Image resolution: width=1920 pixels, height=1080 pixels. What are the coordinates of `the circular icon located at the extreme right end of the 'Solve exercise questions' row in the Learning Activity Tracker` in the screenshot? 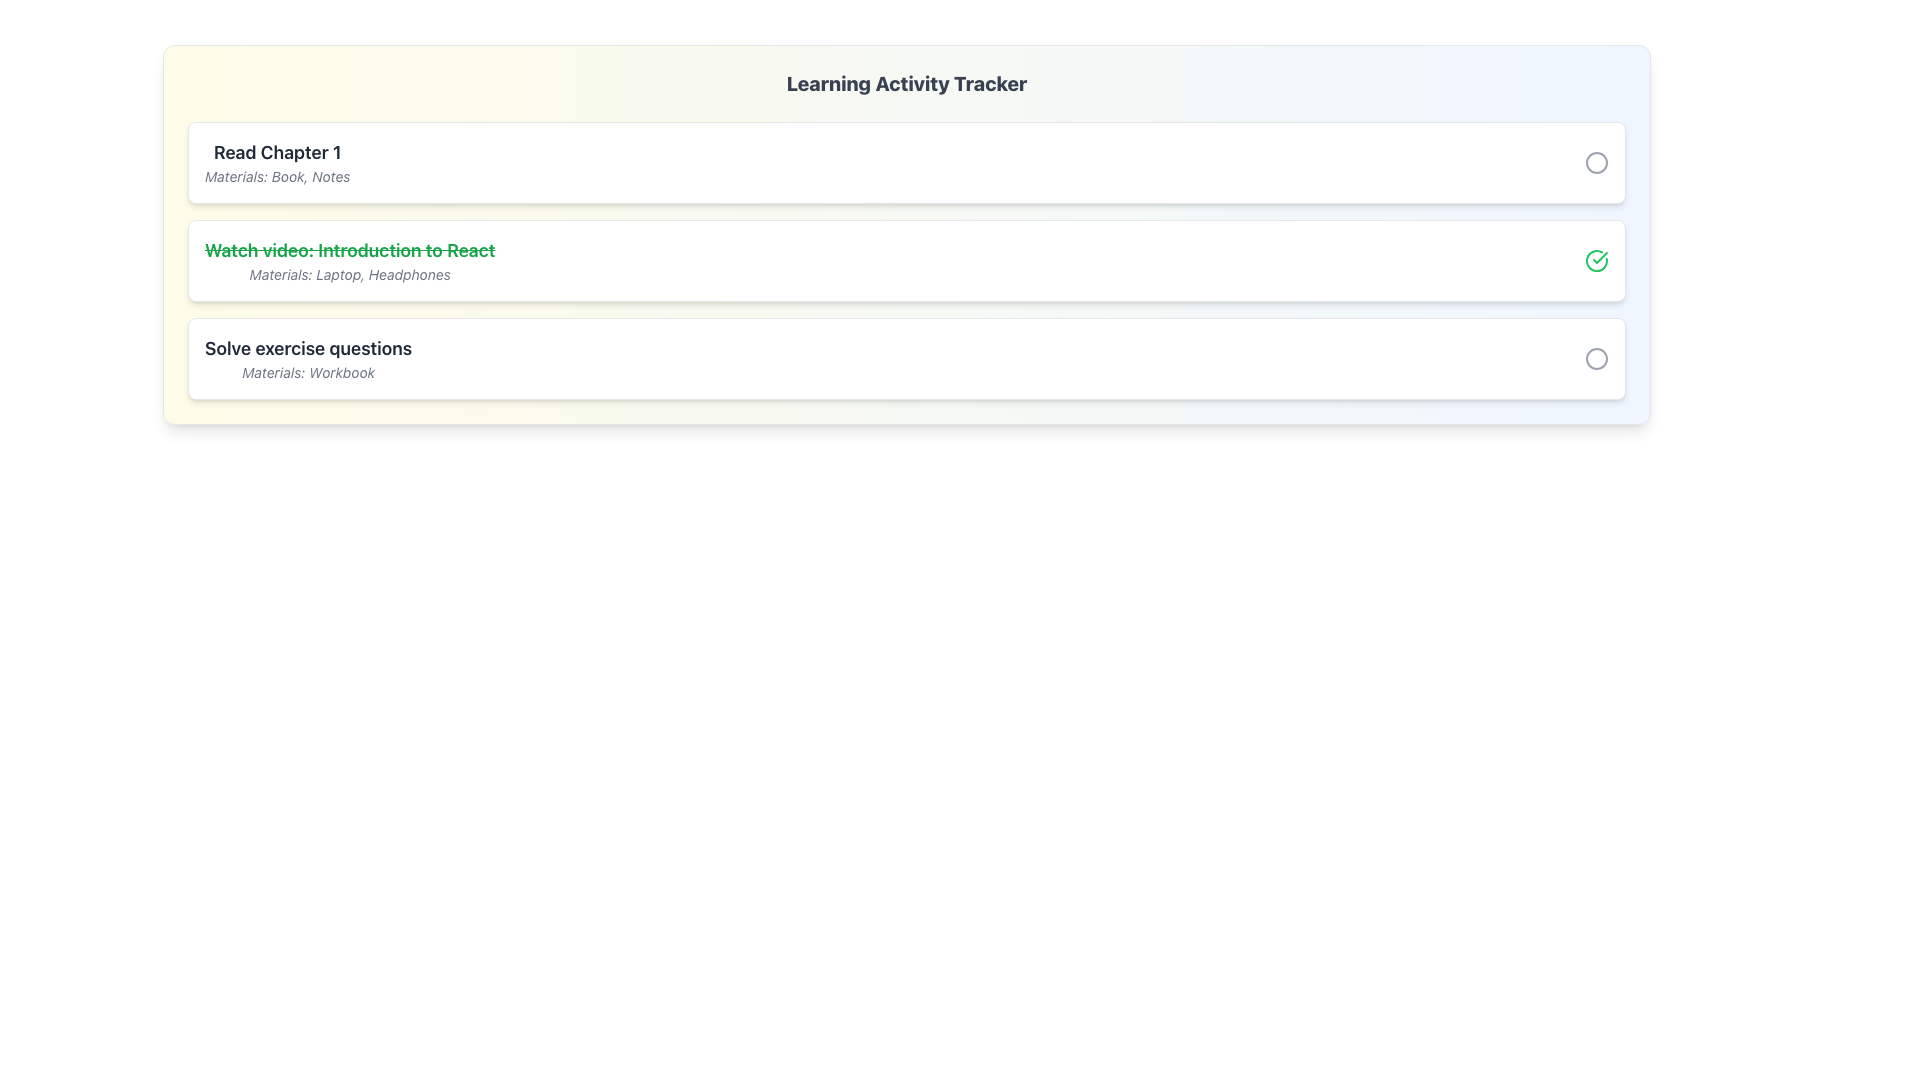 It's located at (1596, 357).